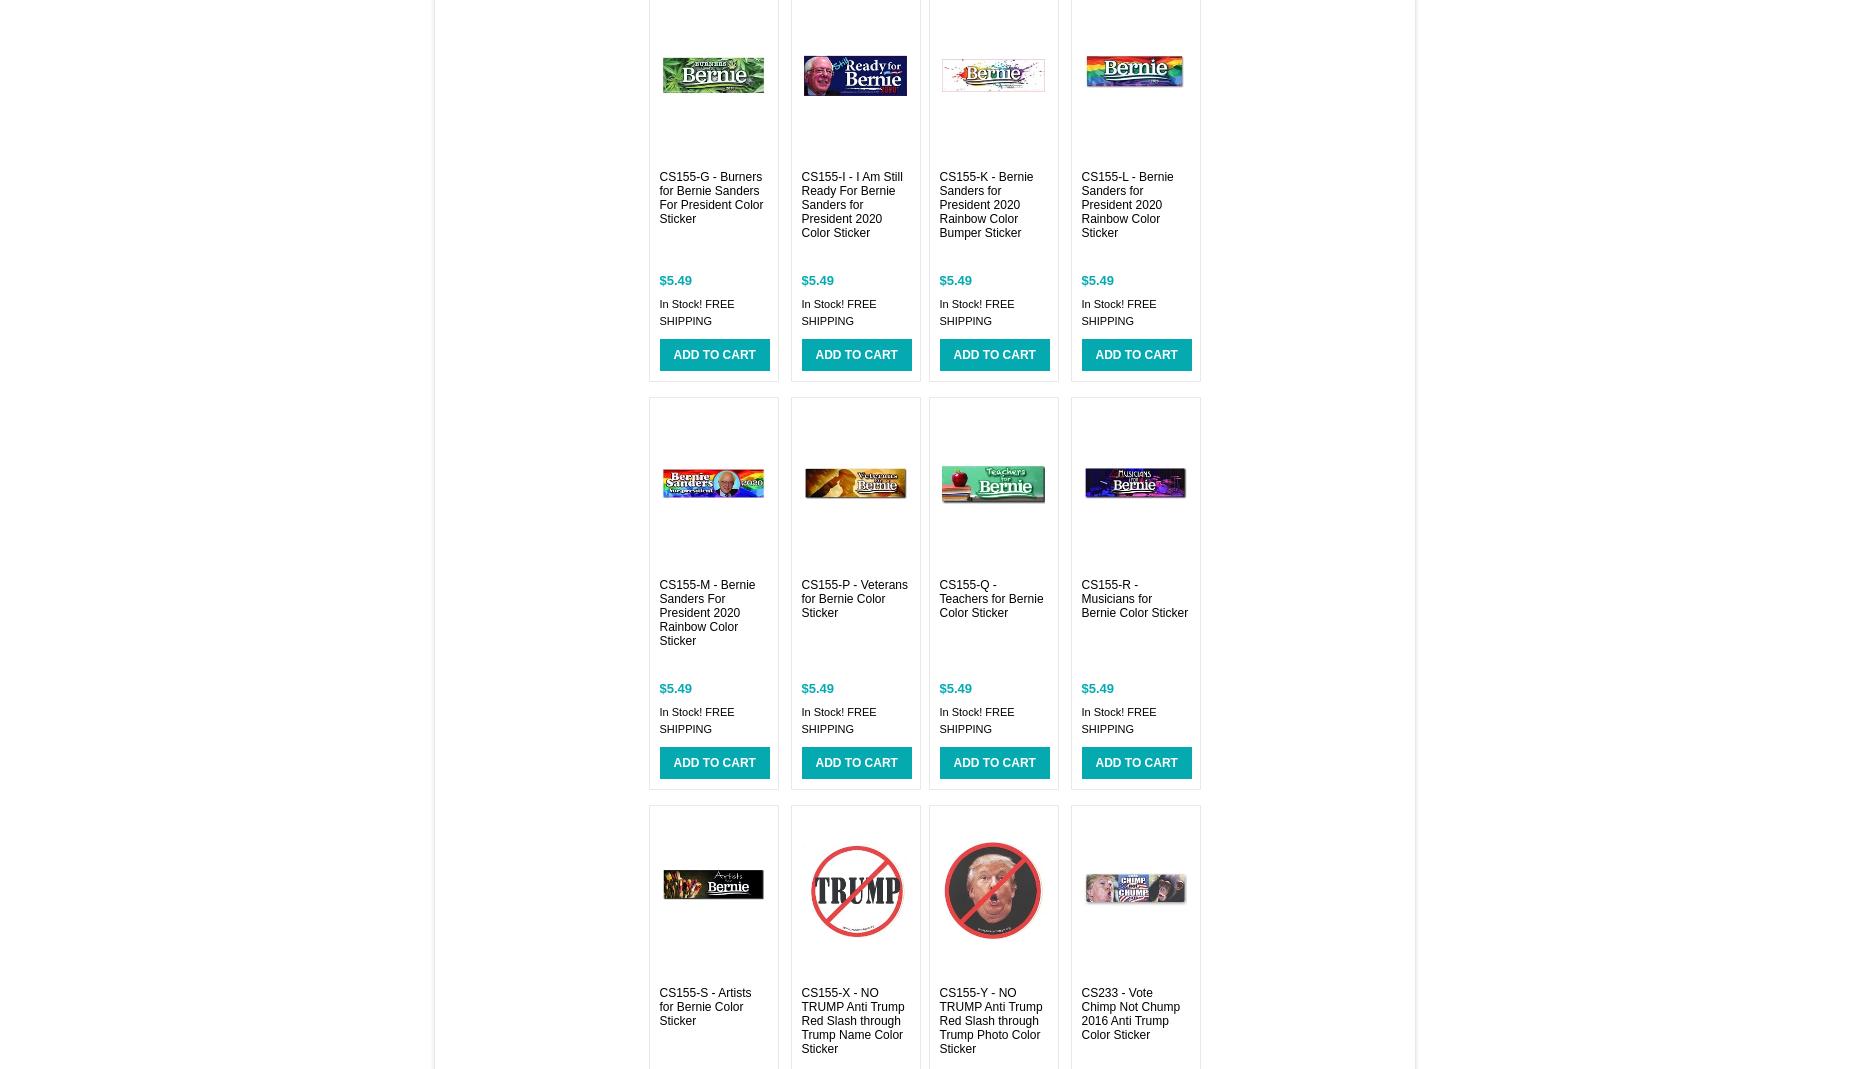 This screenshot has width=1849, height=1069. What do you see at coordinates (938, 598) in the screenshot?
I see `'CS155-Q - Teachers for Bernie Color Sticker'` at bounding box center [938, 598].